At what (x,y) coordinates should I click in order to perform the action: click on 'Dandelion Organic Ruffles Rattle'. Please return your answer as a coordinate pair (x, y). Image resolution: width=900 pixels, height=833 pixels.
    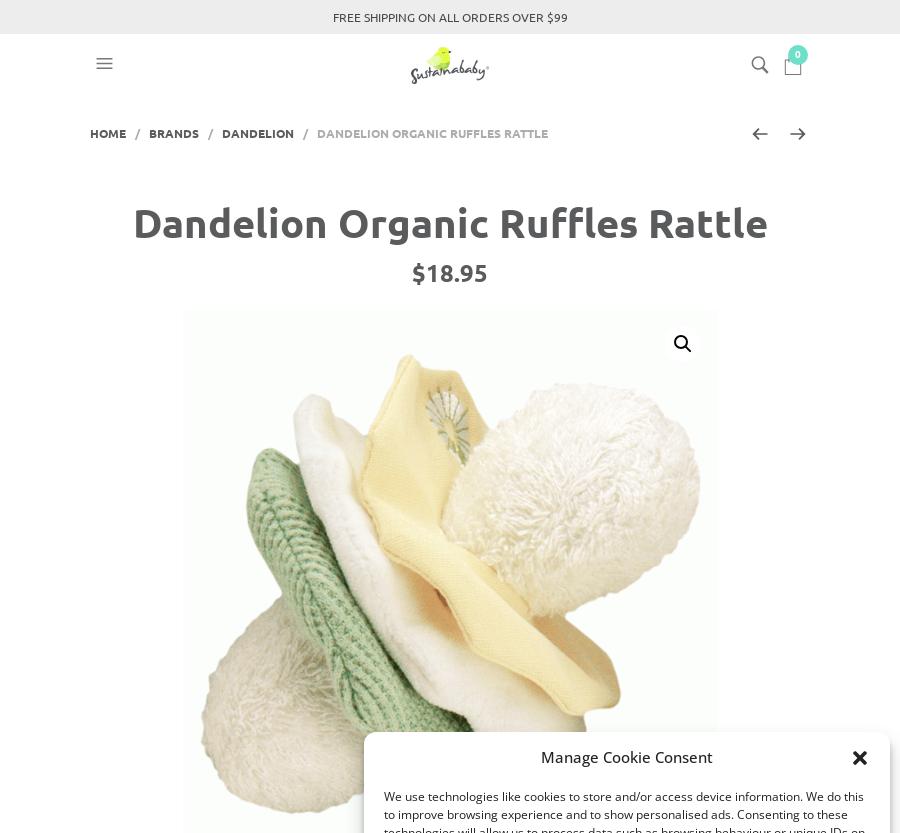
    Looking at the image, I should click on (132, 219).